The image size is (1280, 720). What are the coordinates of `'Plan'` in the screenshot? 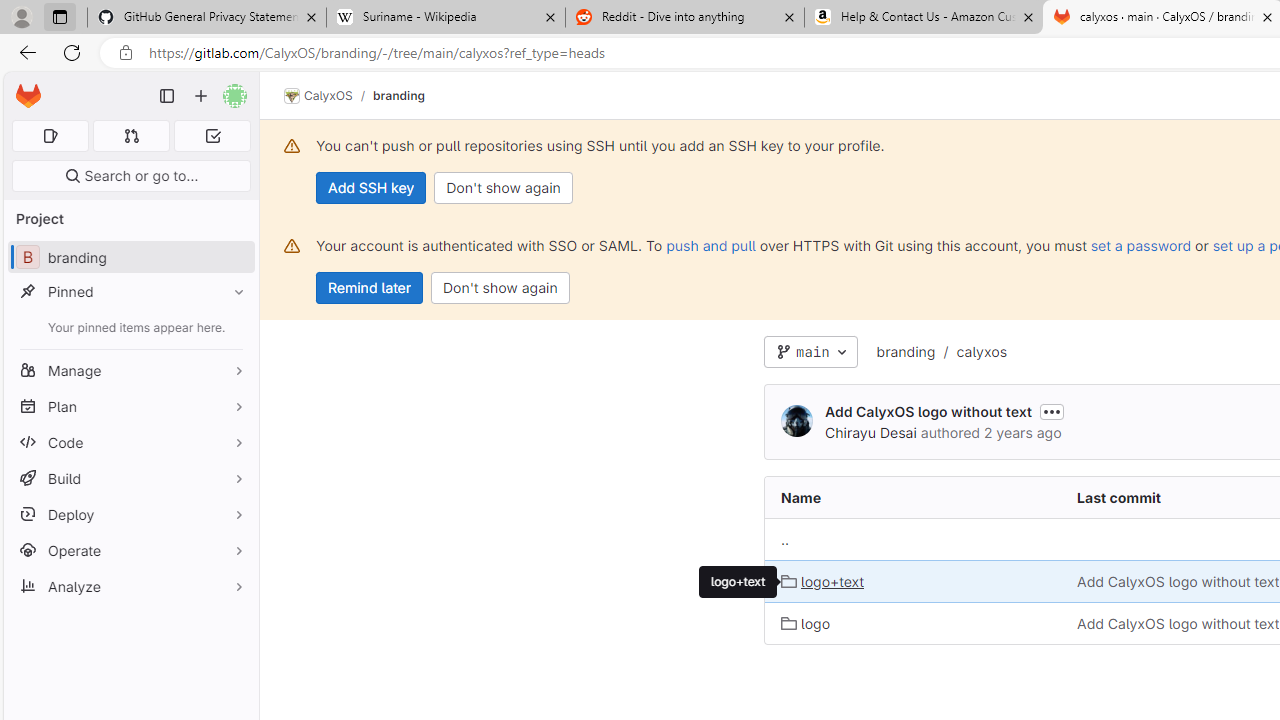 It's located at (130, 405).